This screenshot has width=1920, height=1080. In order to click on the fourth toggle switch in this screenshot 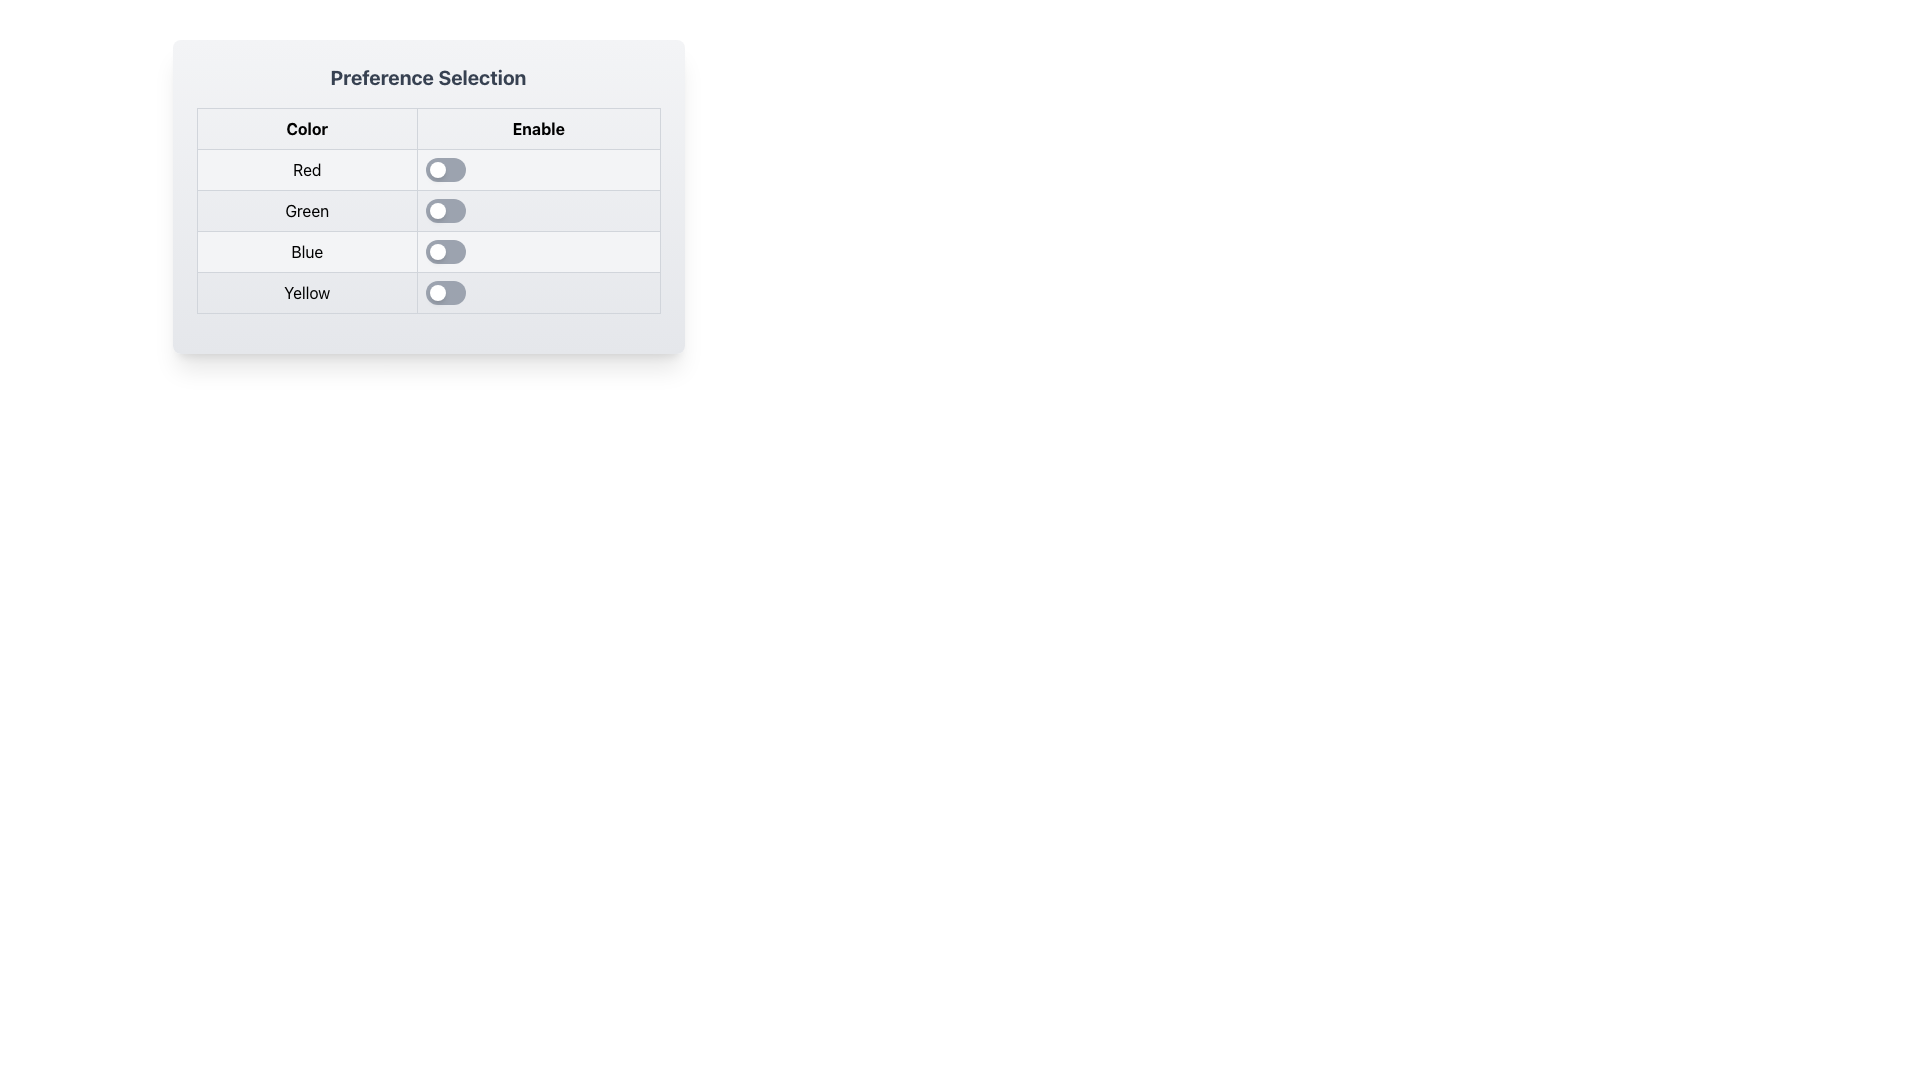, I will do `click(445, 293)`.